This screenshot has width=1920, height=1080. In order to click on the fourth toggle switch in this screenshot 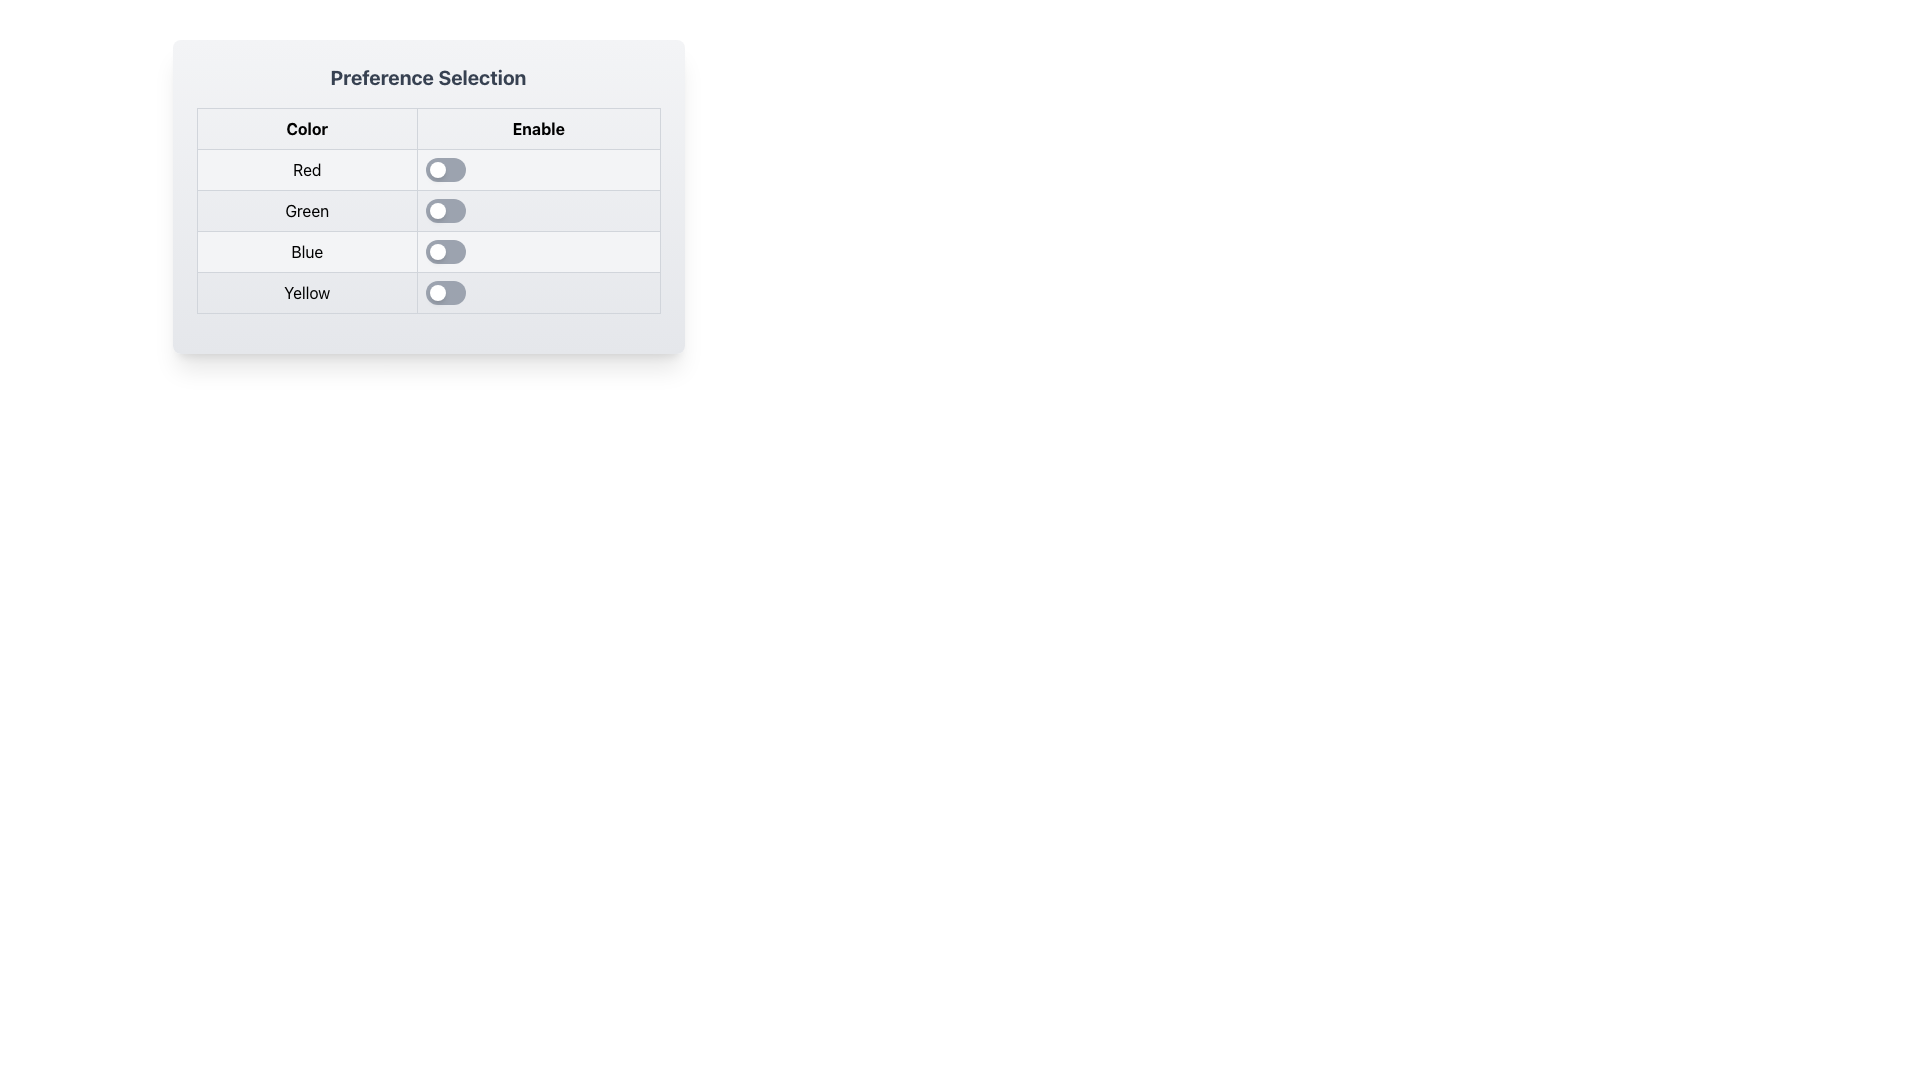, I will do `click(445, 293)`.